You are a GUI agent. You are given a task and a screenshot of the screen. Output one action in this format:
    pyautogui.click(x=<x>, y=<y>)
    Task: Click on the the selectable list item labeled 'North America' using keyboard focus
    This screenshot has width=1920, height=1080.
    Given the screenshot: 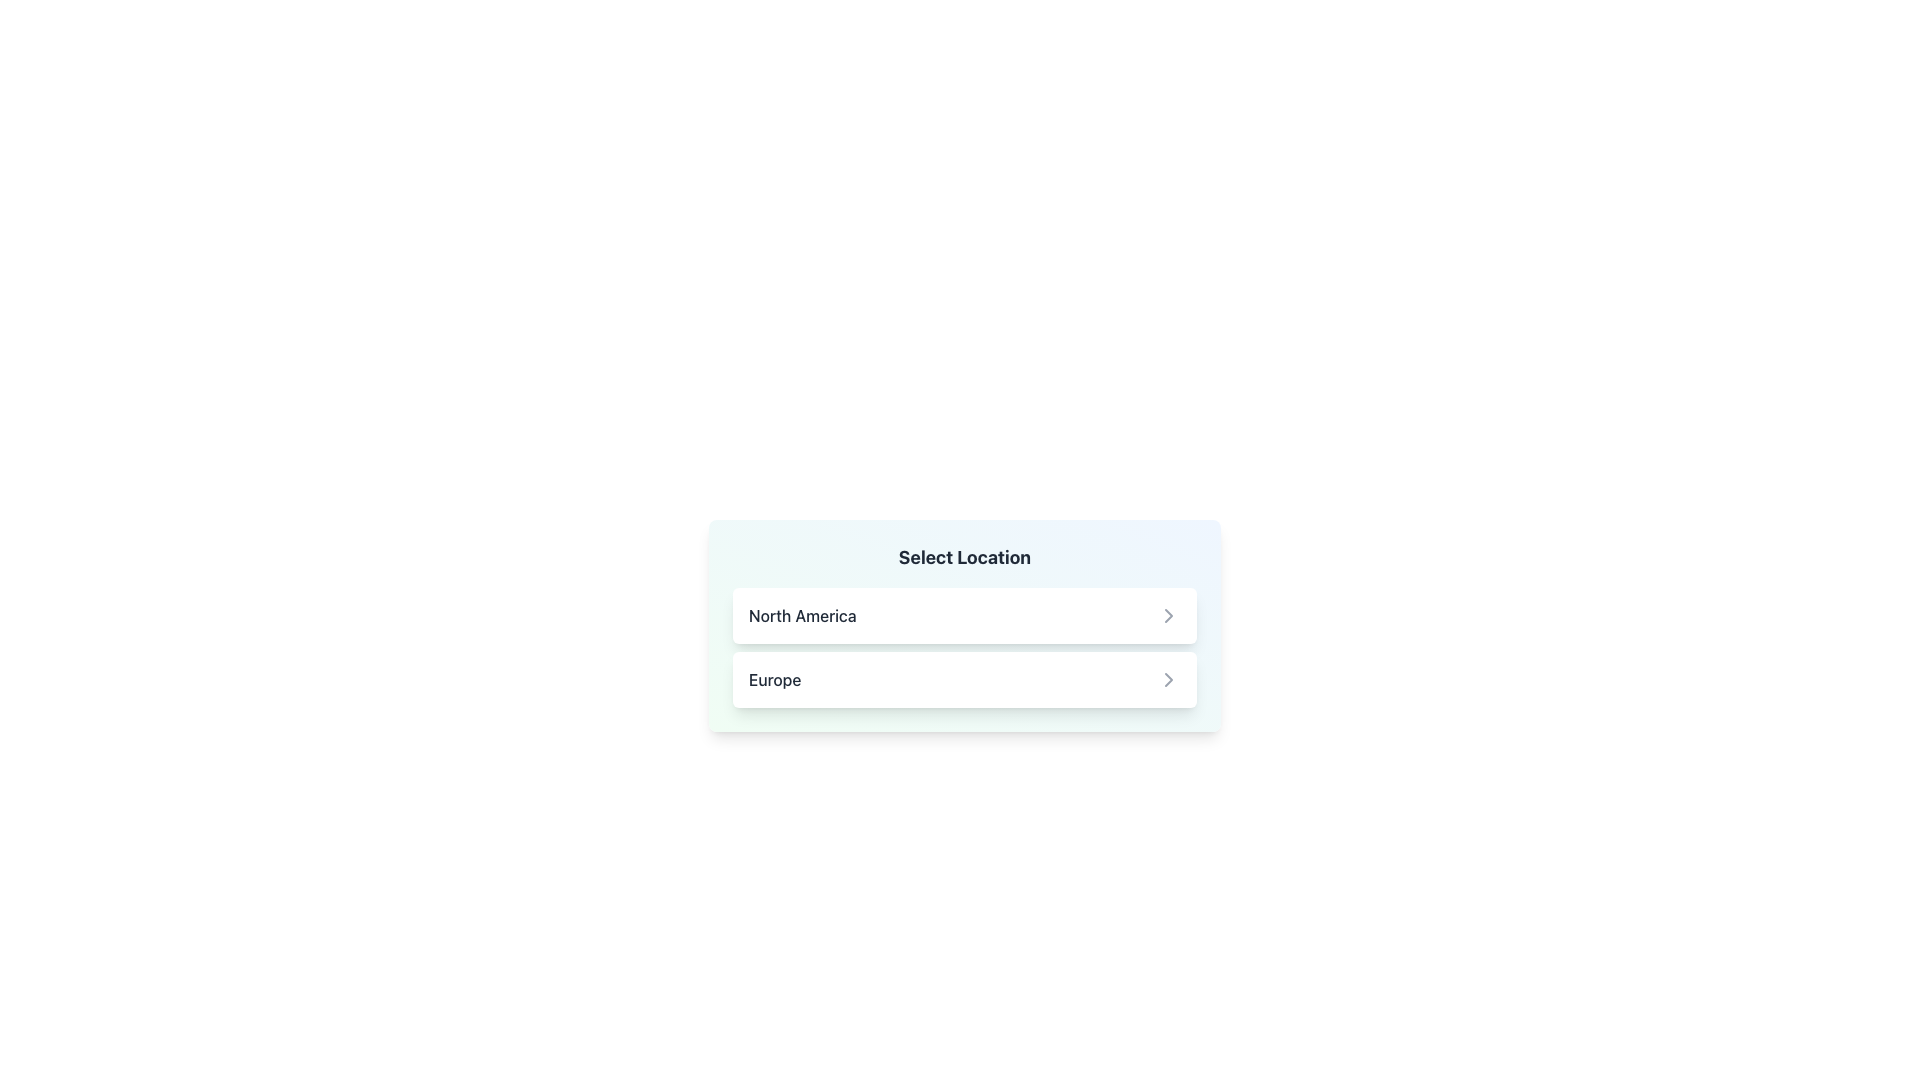 What is the action you would take?
    pyautogui.click(x=964, y=615)
    